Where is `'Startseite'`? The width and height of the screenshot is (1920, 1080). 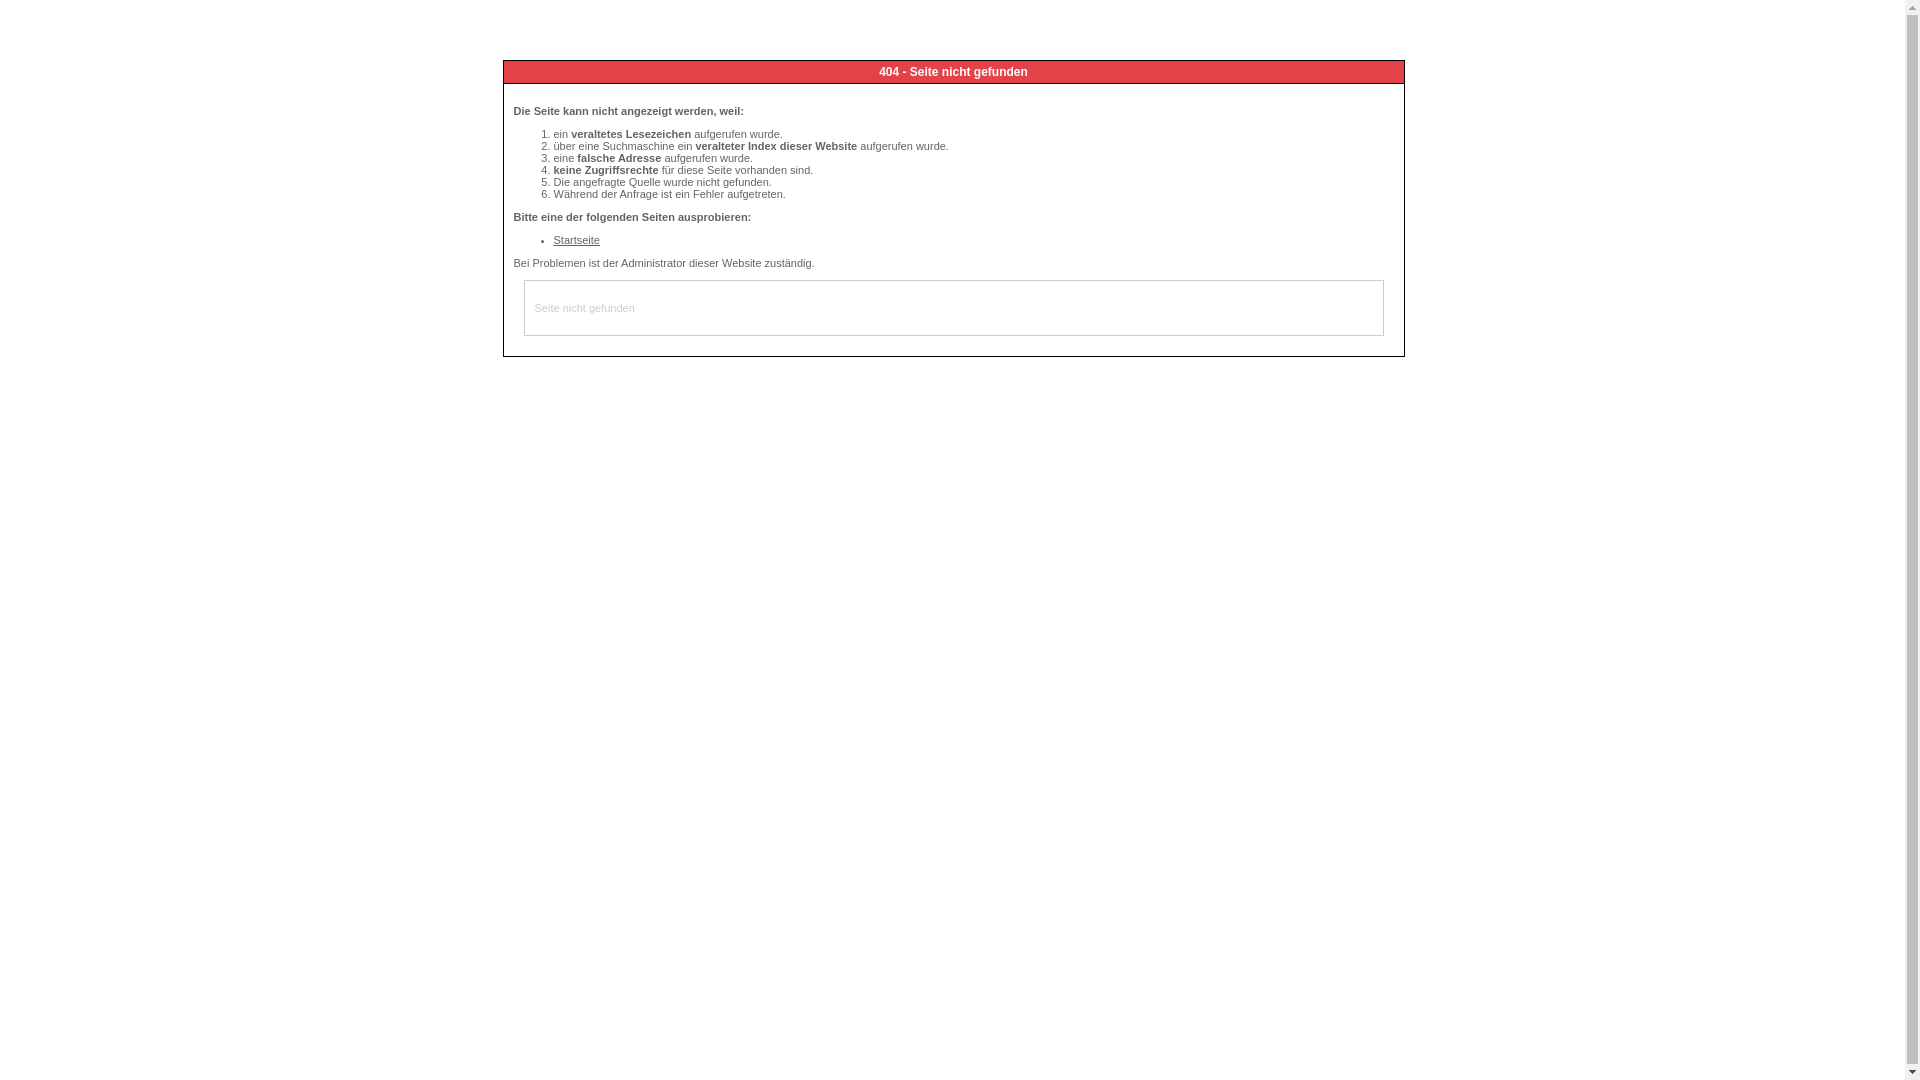
'Startseite' is located at coordinates (575, 238).